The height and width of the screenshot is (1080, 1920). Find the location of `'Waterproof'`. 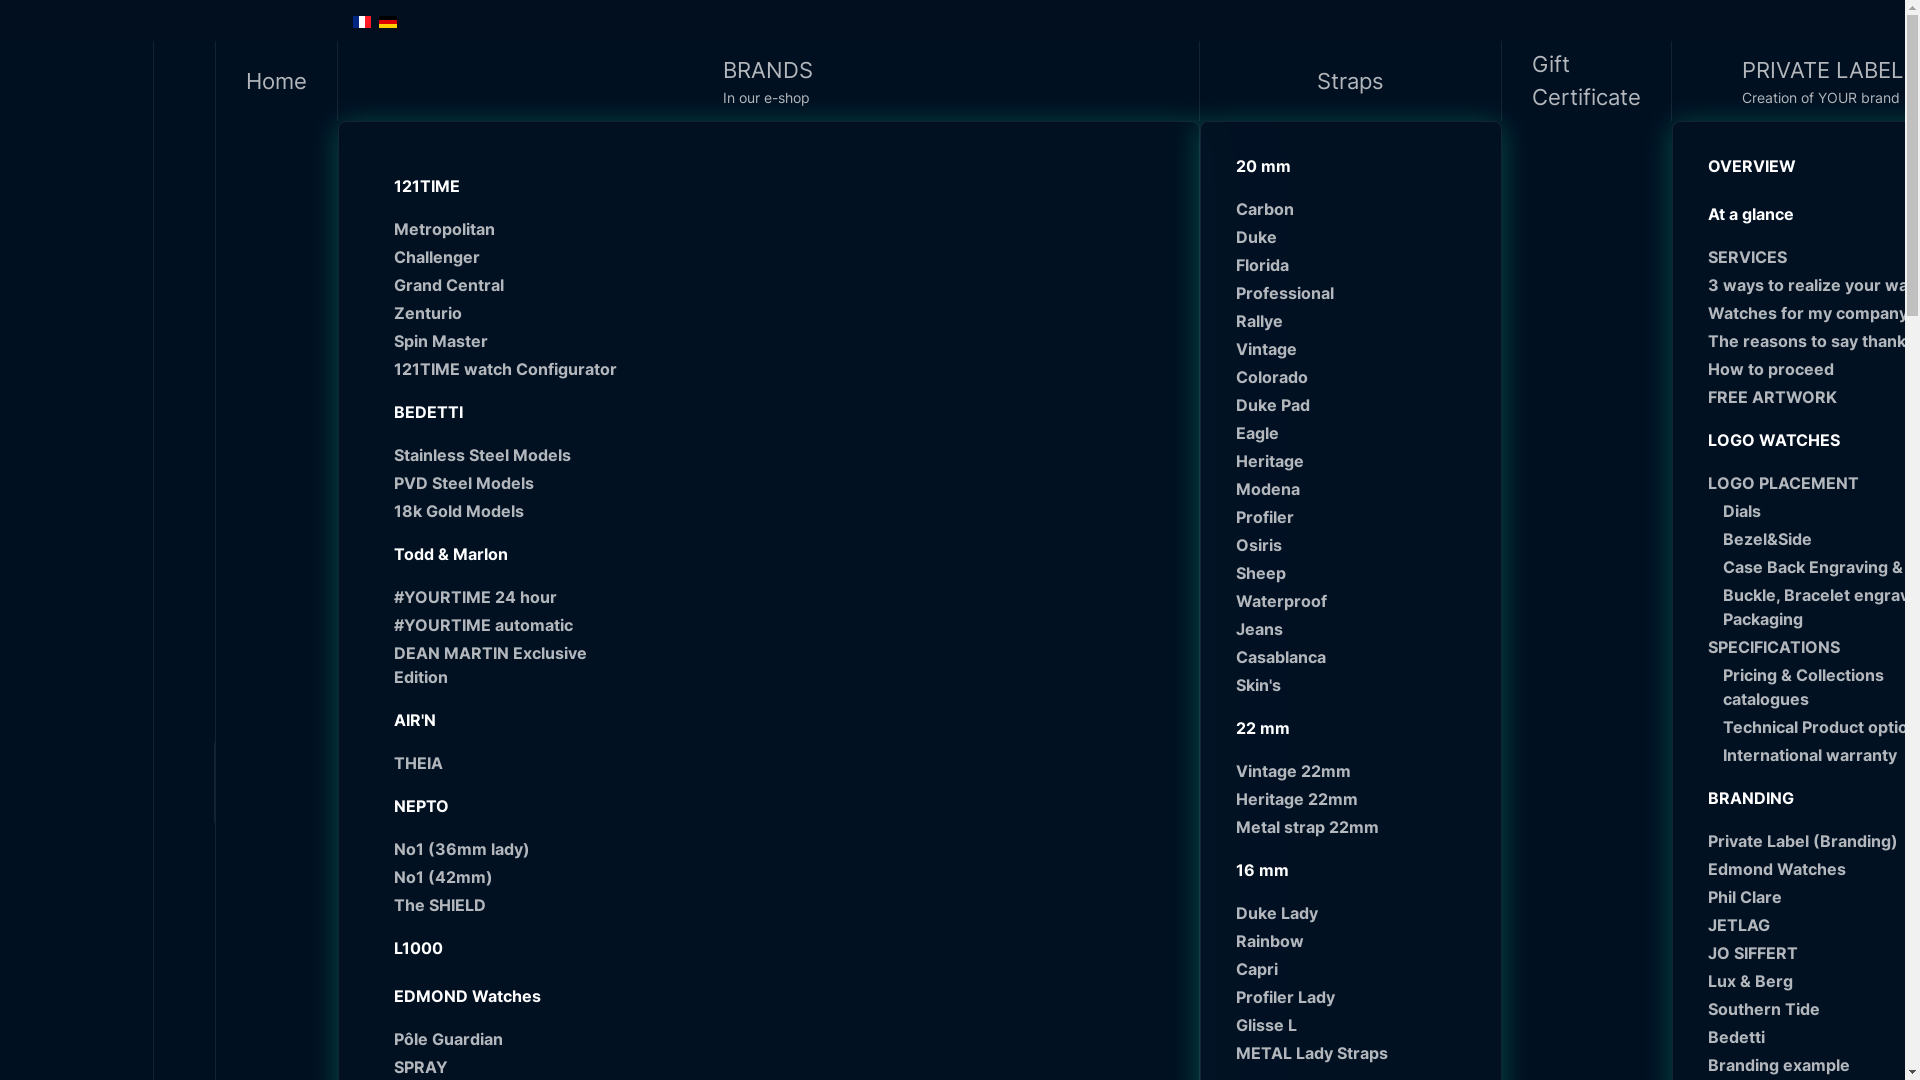

'Waterproof' is located at coordinates (1358, 600).